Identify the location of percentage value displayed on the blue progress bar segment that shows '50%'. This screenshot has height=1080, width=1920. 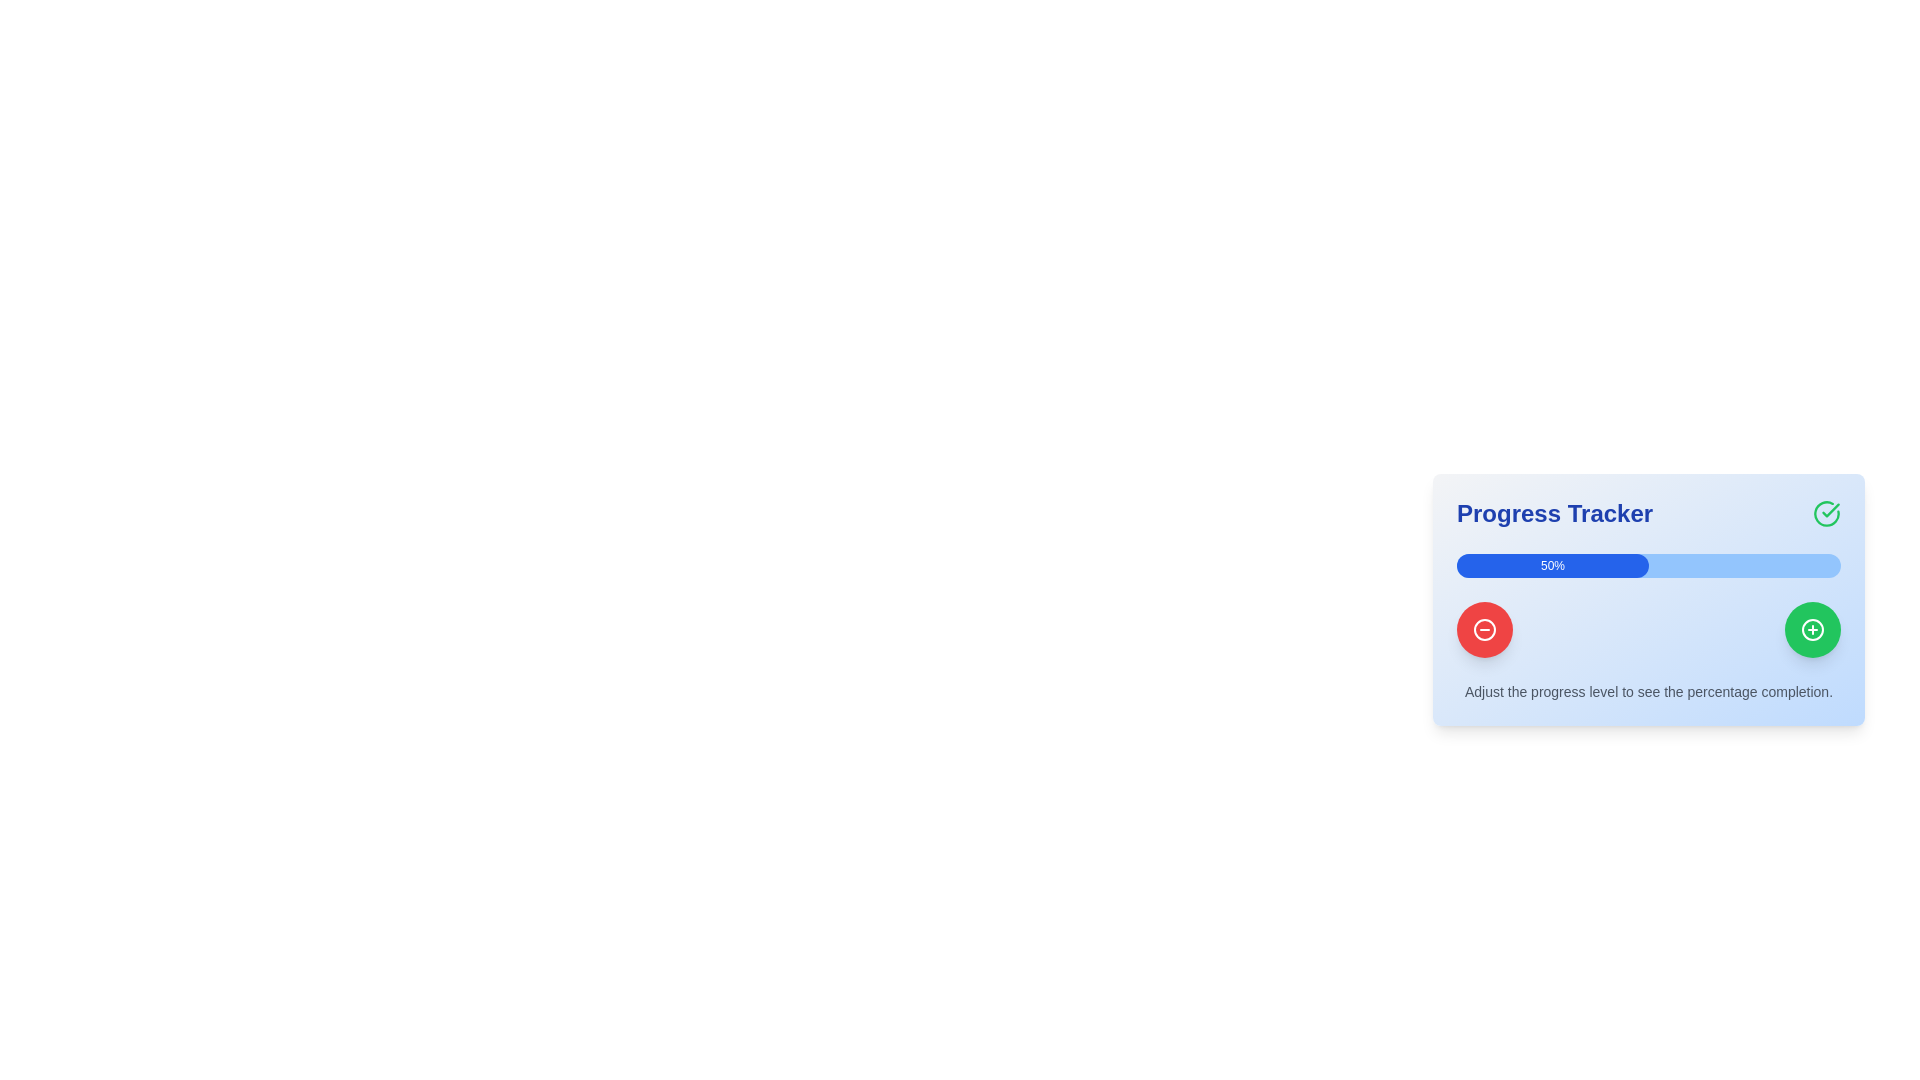
(1552, 566).